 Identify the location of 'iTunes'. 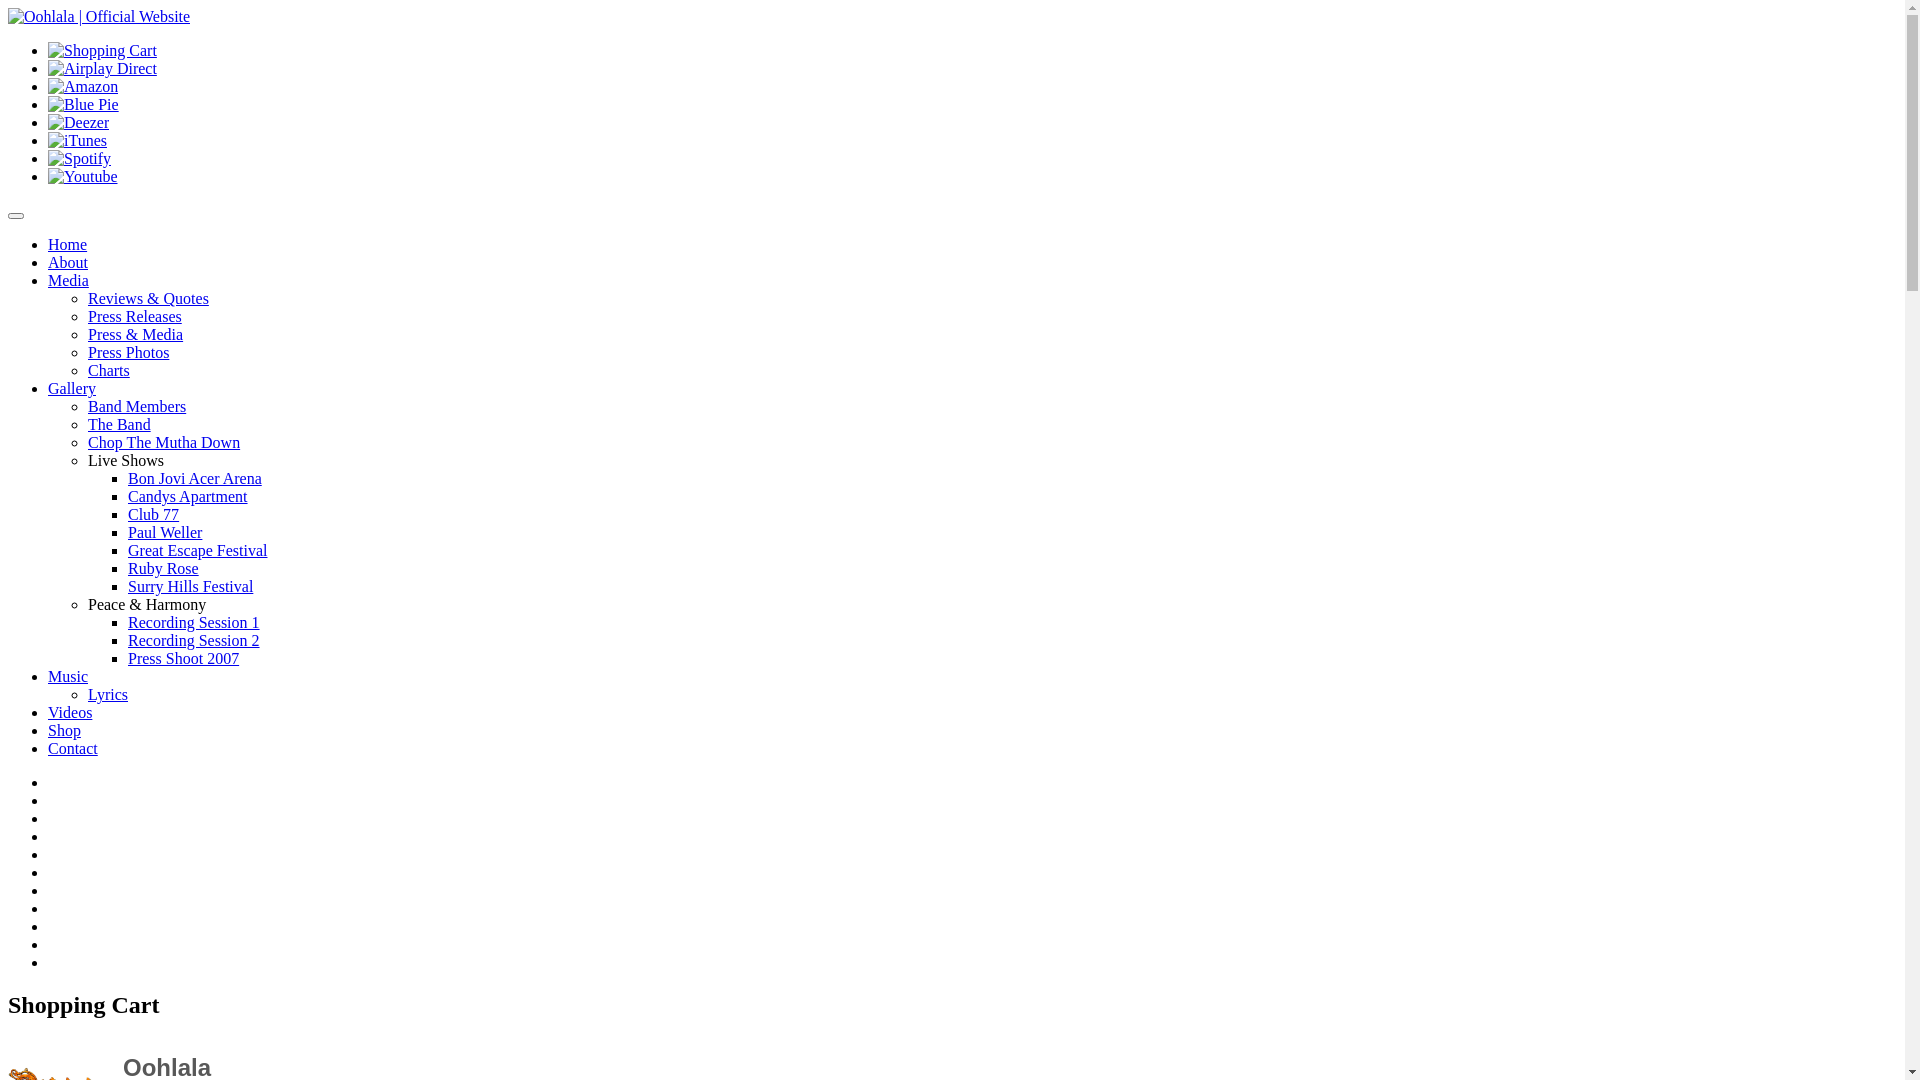
(77, 139).